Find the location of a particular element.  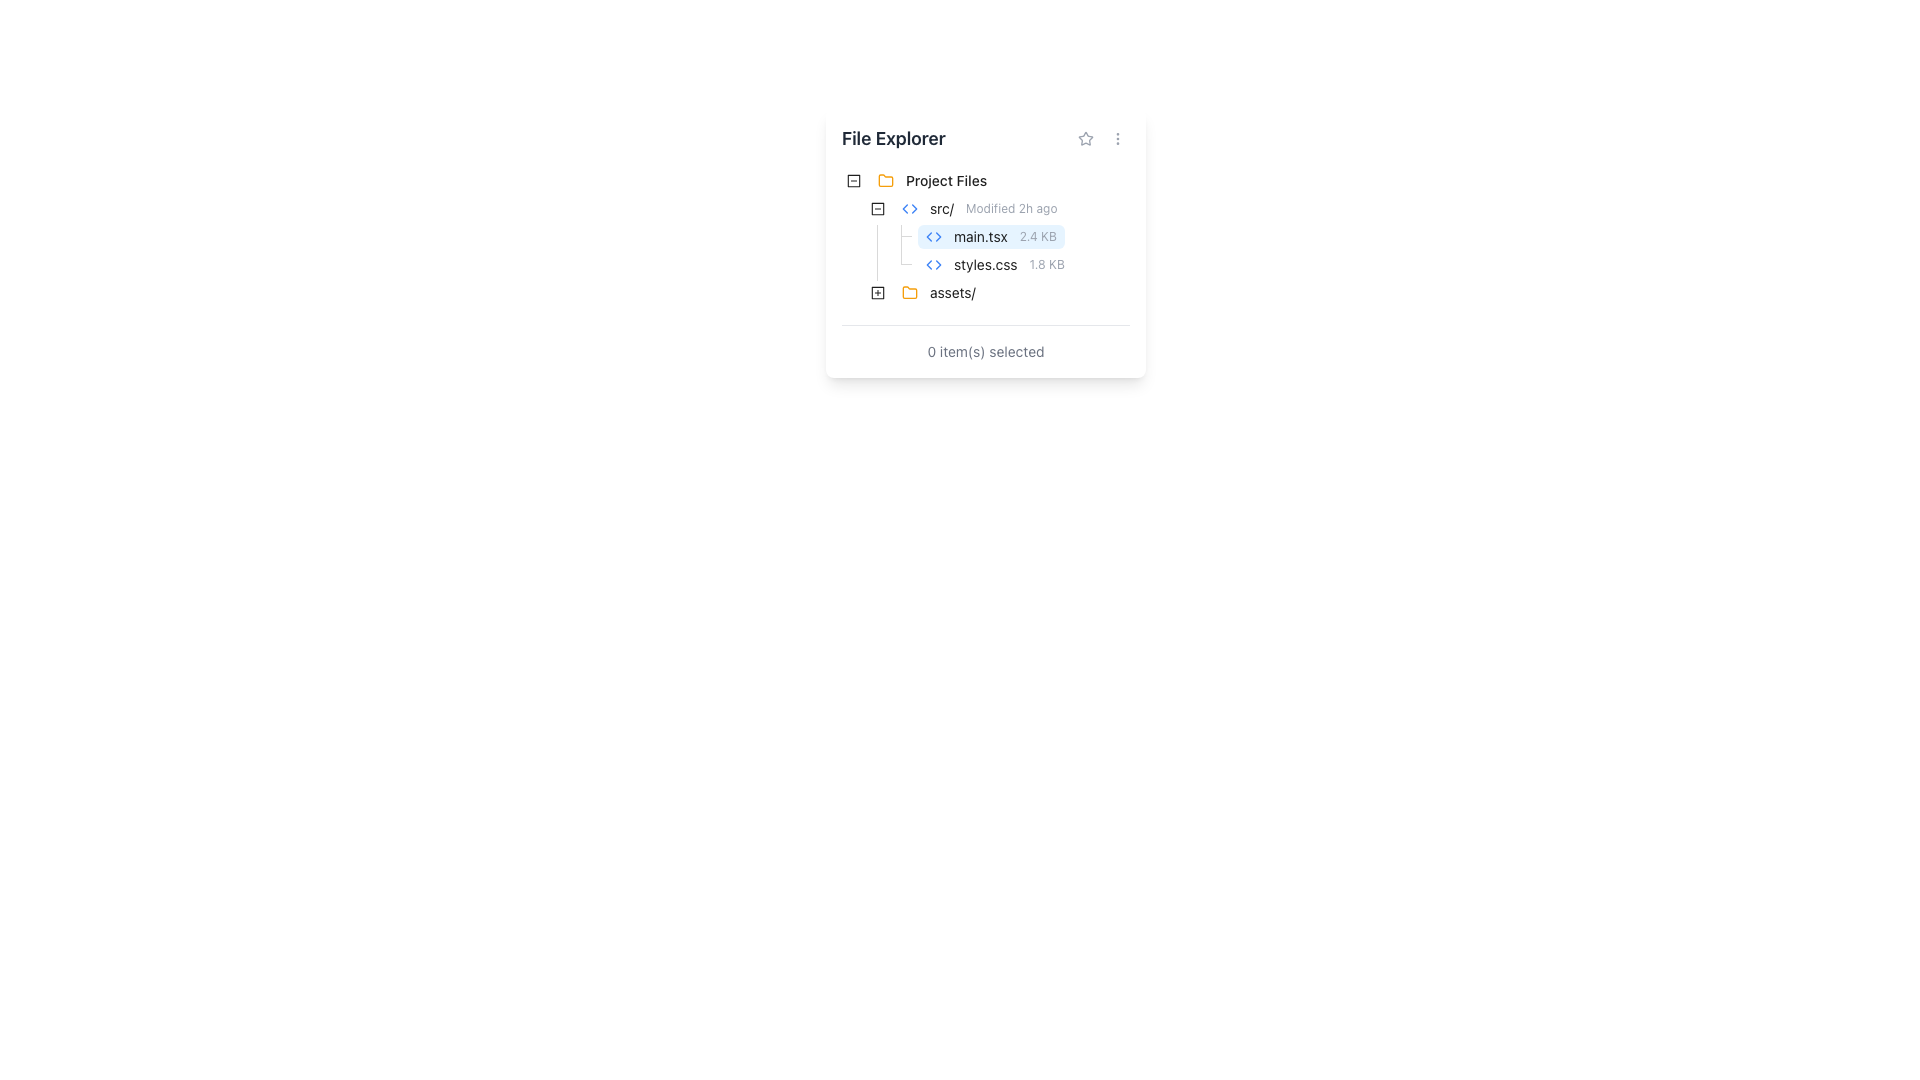

the label indicating the last modification time of the 'src' folder in the file explorer interface, which is located to the right of the folder name 'src/' is located at coordinates (1011, 208).